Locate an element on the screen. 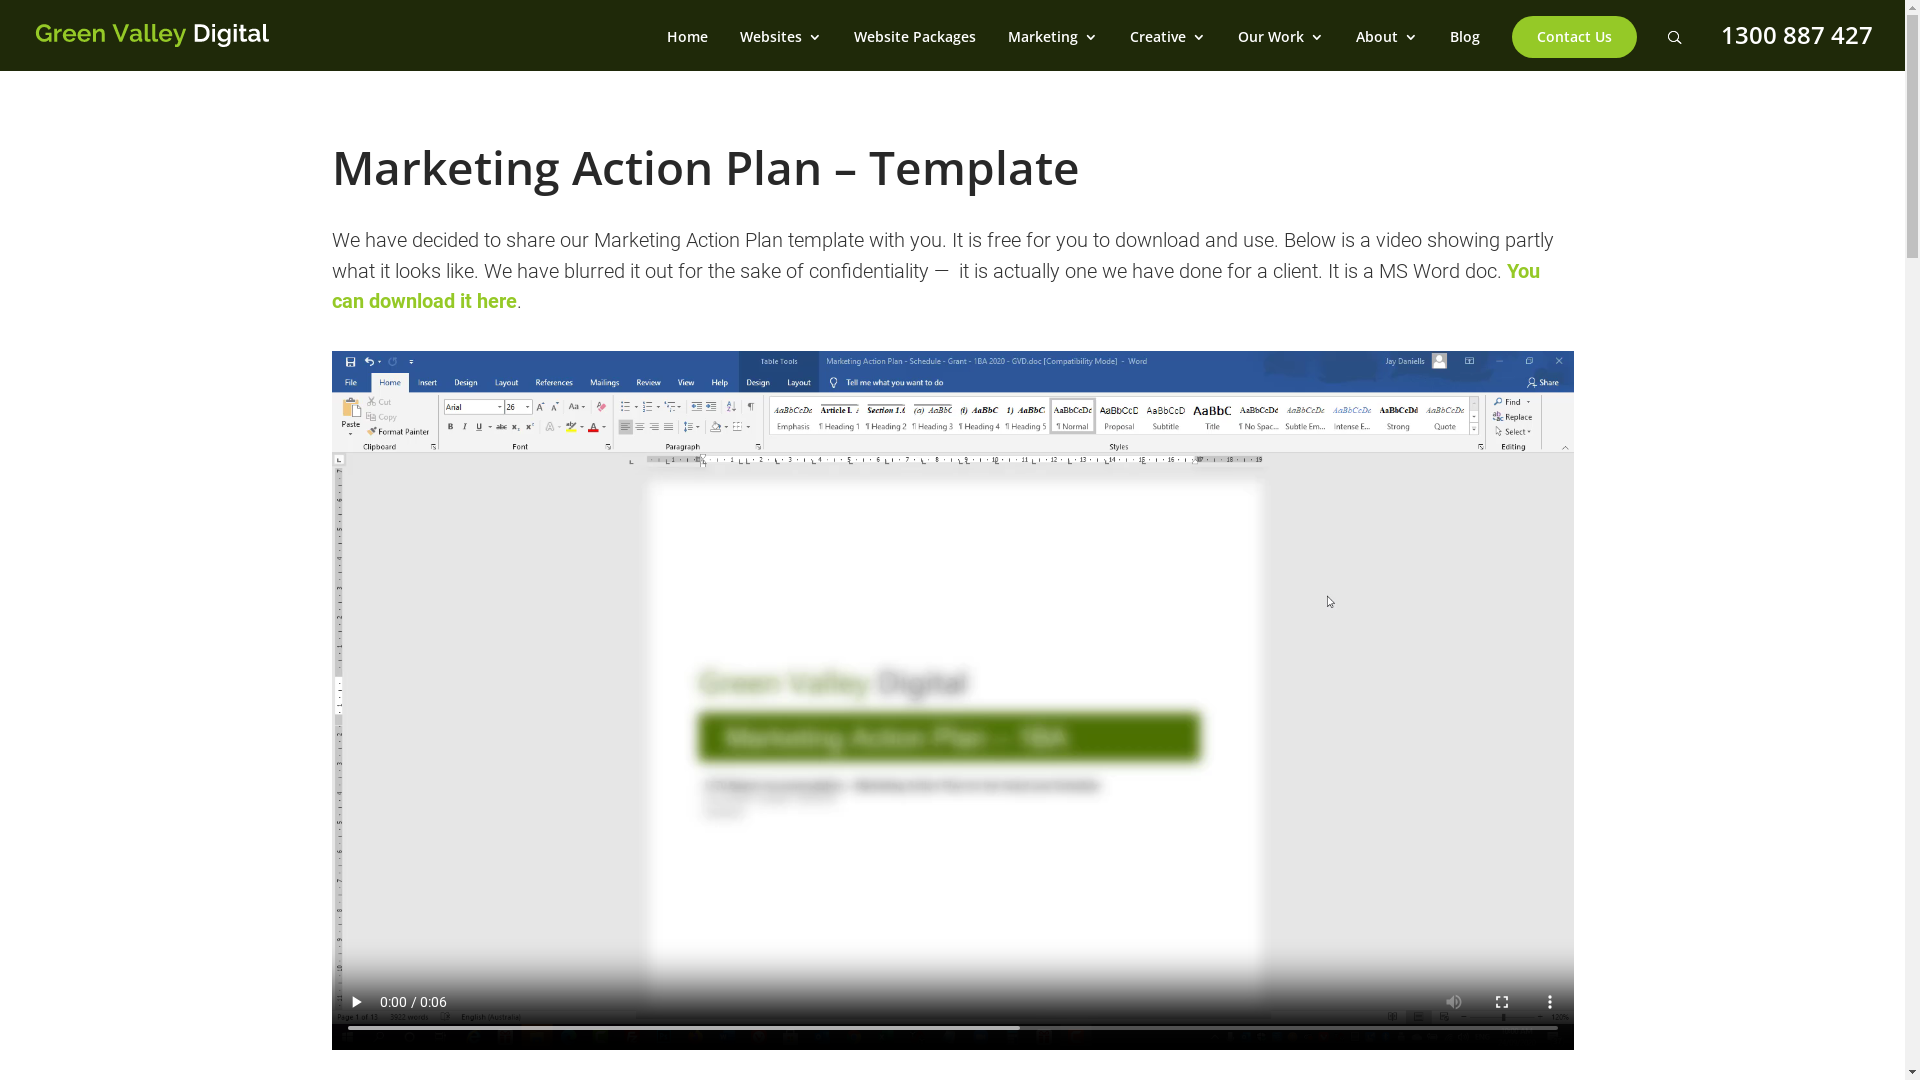  'Creative' is located at coordinates (1167, 49).